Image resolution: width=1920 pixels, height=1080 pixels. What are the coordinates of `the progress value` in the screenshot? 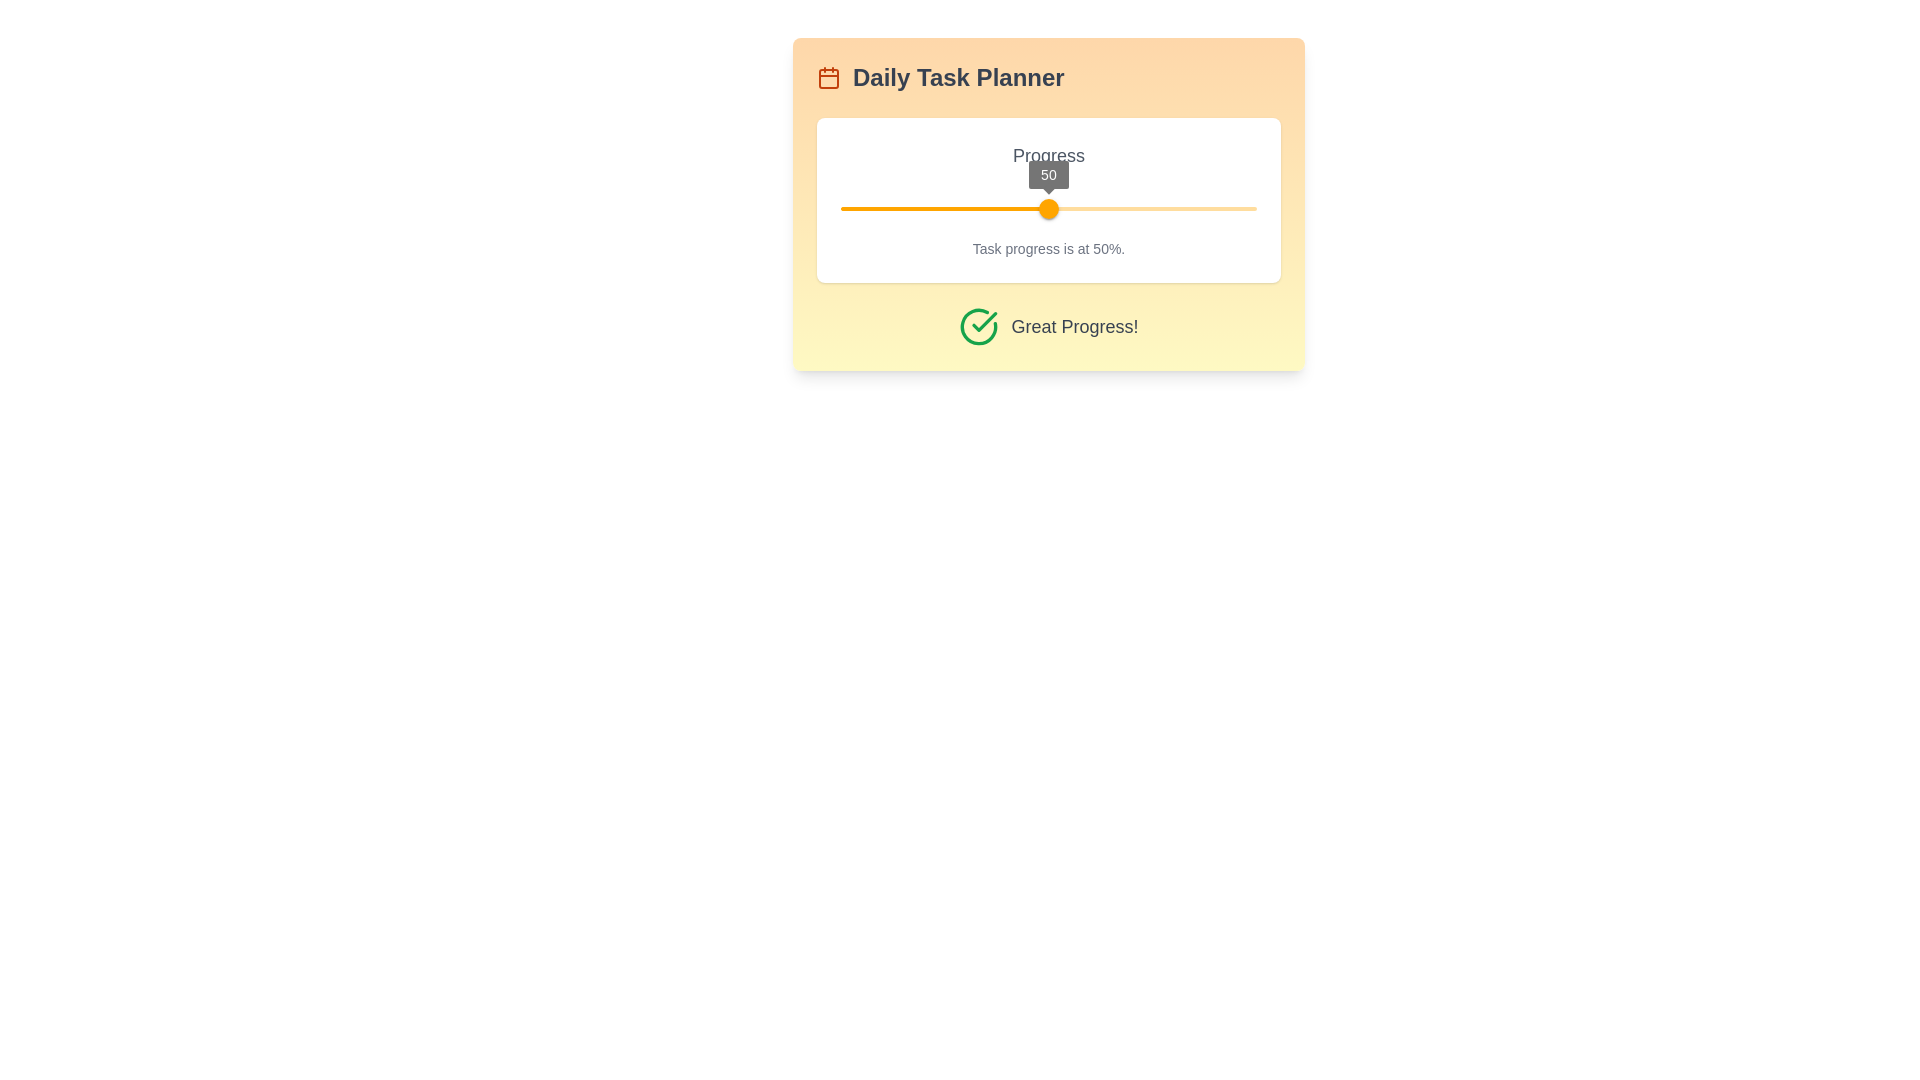 It's located at (1040, 208).